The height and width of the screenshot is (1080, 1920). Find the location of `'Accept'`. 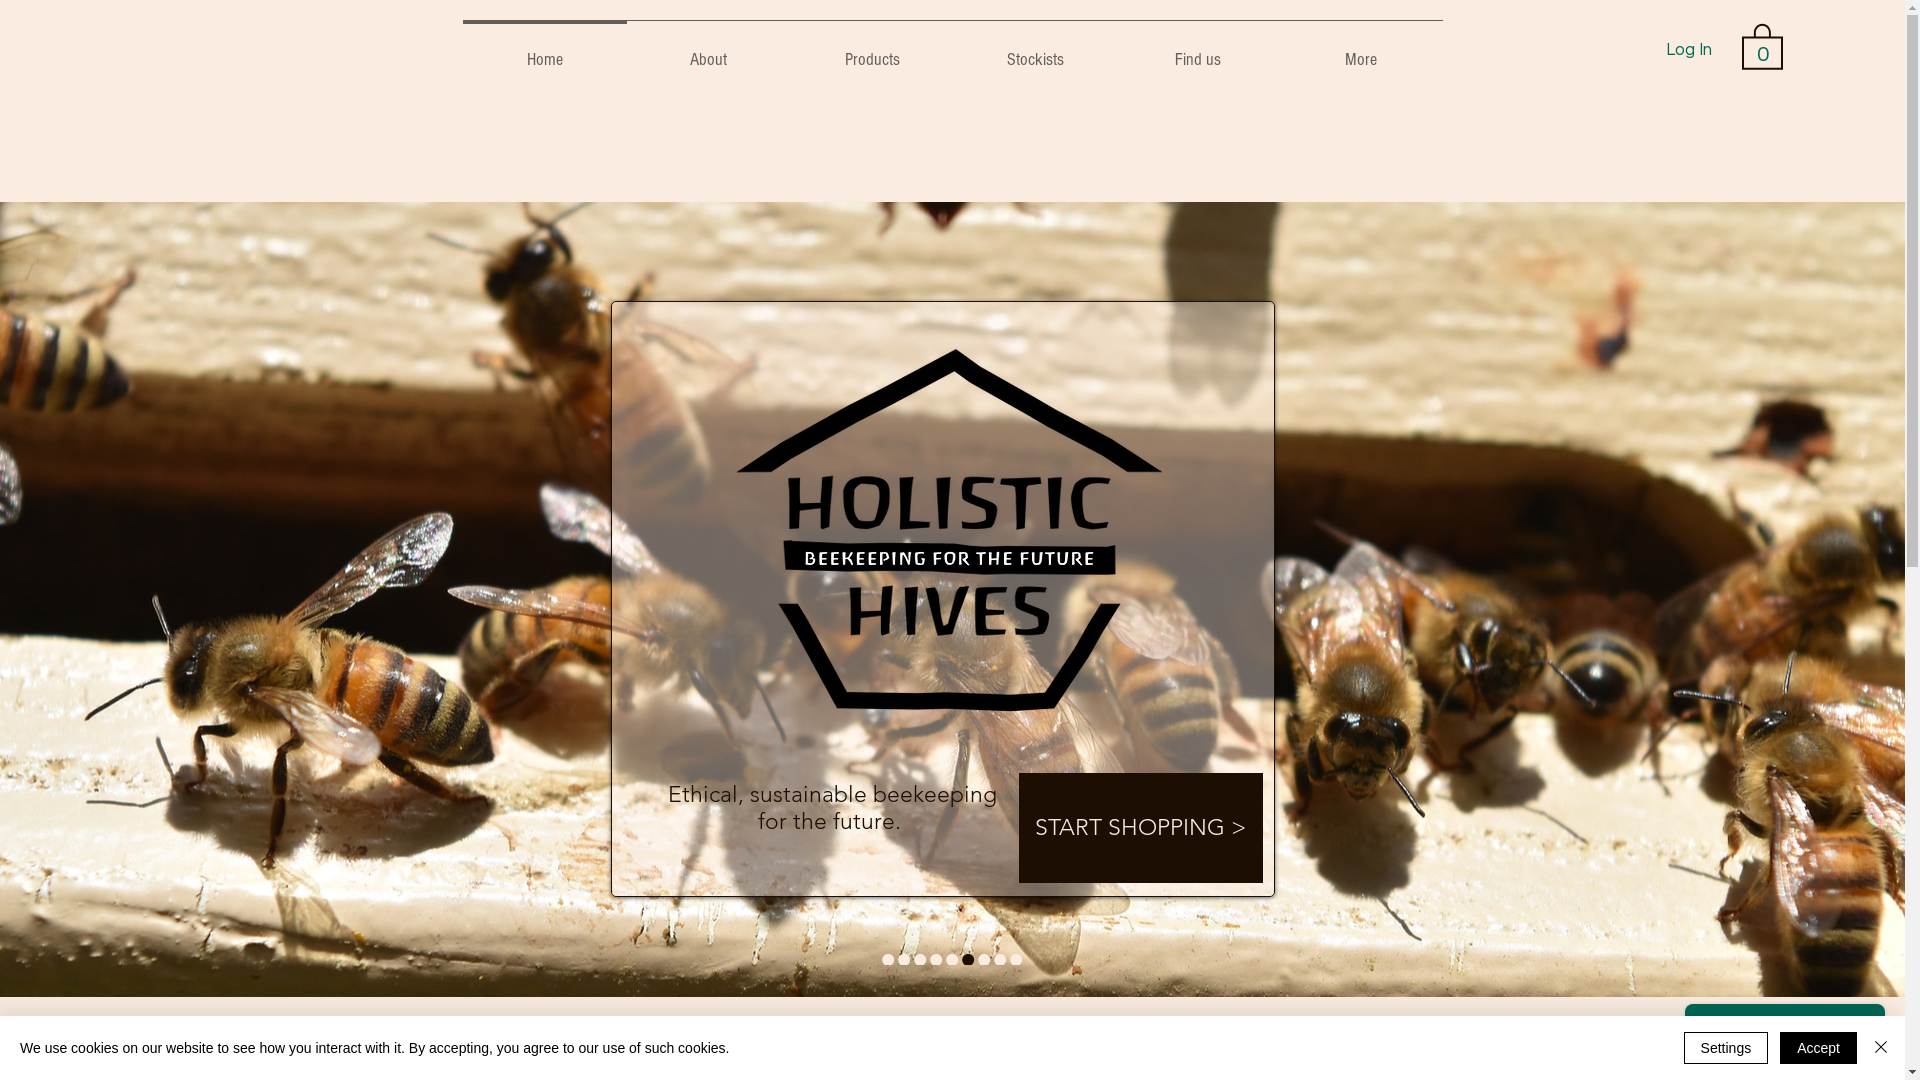

'Accept' is located at coordinates (1818, 1047).